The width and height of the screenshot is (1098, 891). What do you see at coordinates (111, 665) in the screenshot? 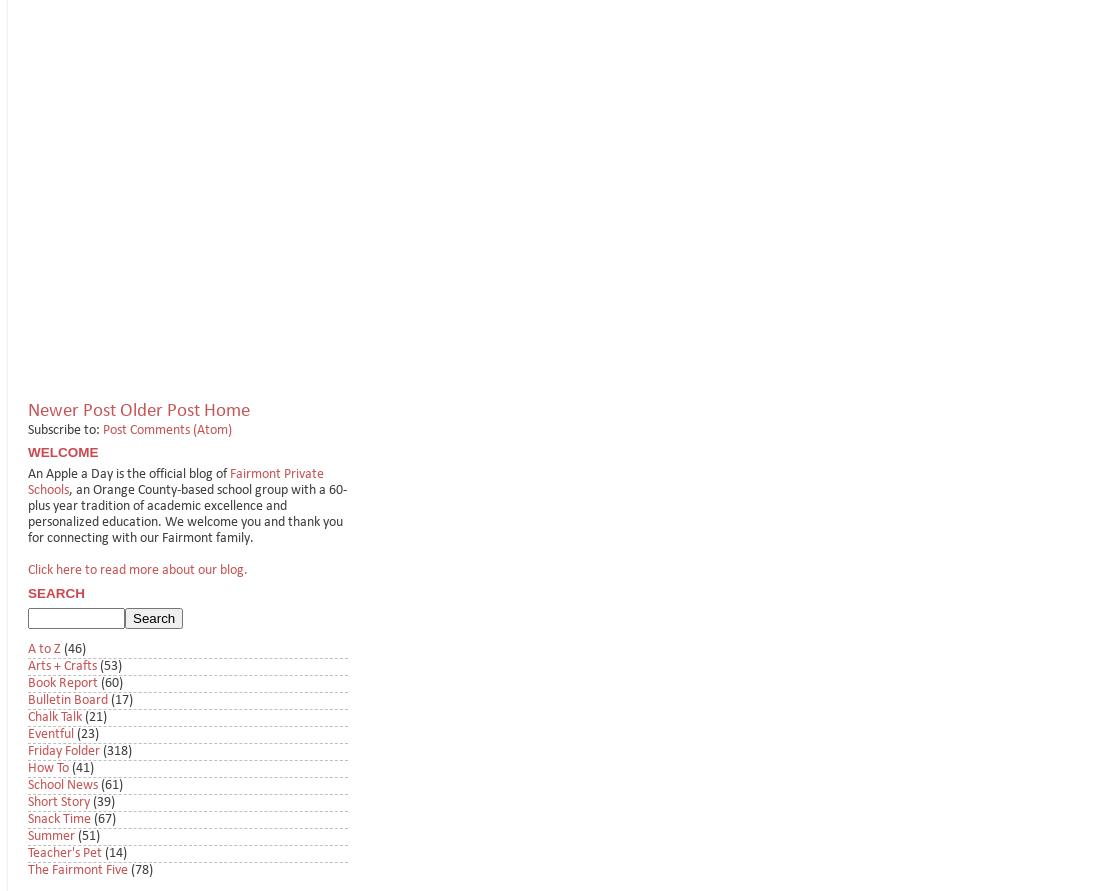
I see `'(53)'` at bounding box center [111, 665].